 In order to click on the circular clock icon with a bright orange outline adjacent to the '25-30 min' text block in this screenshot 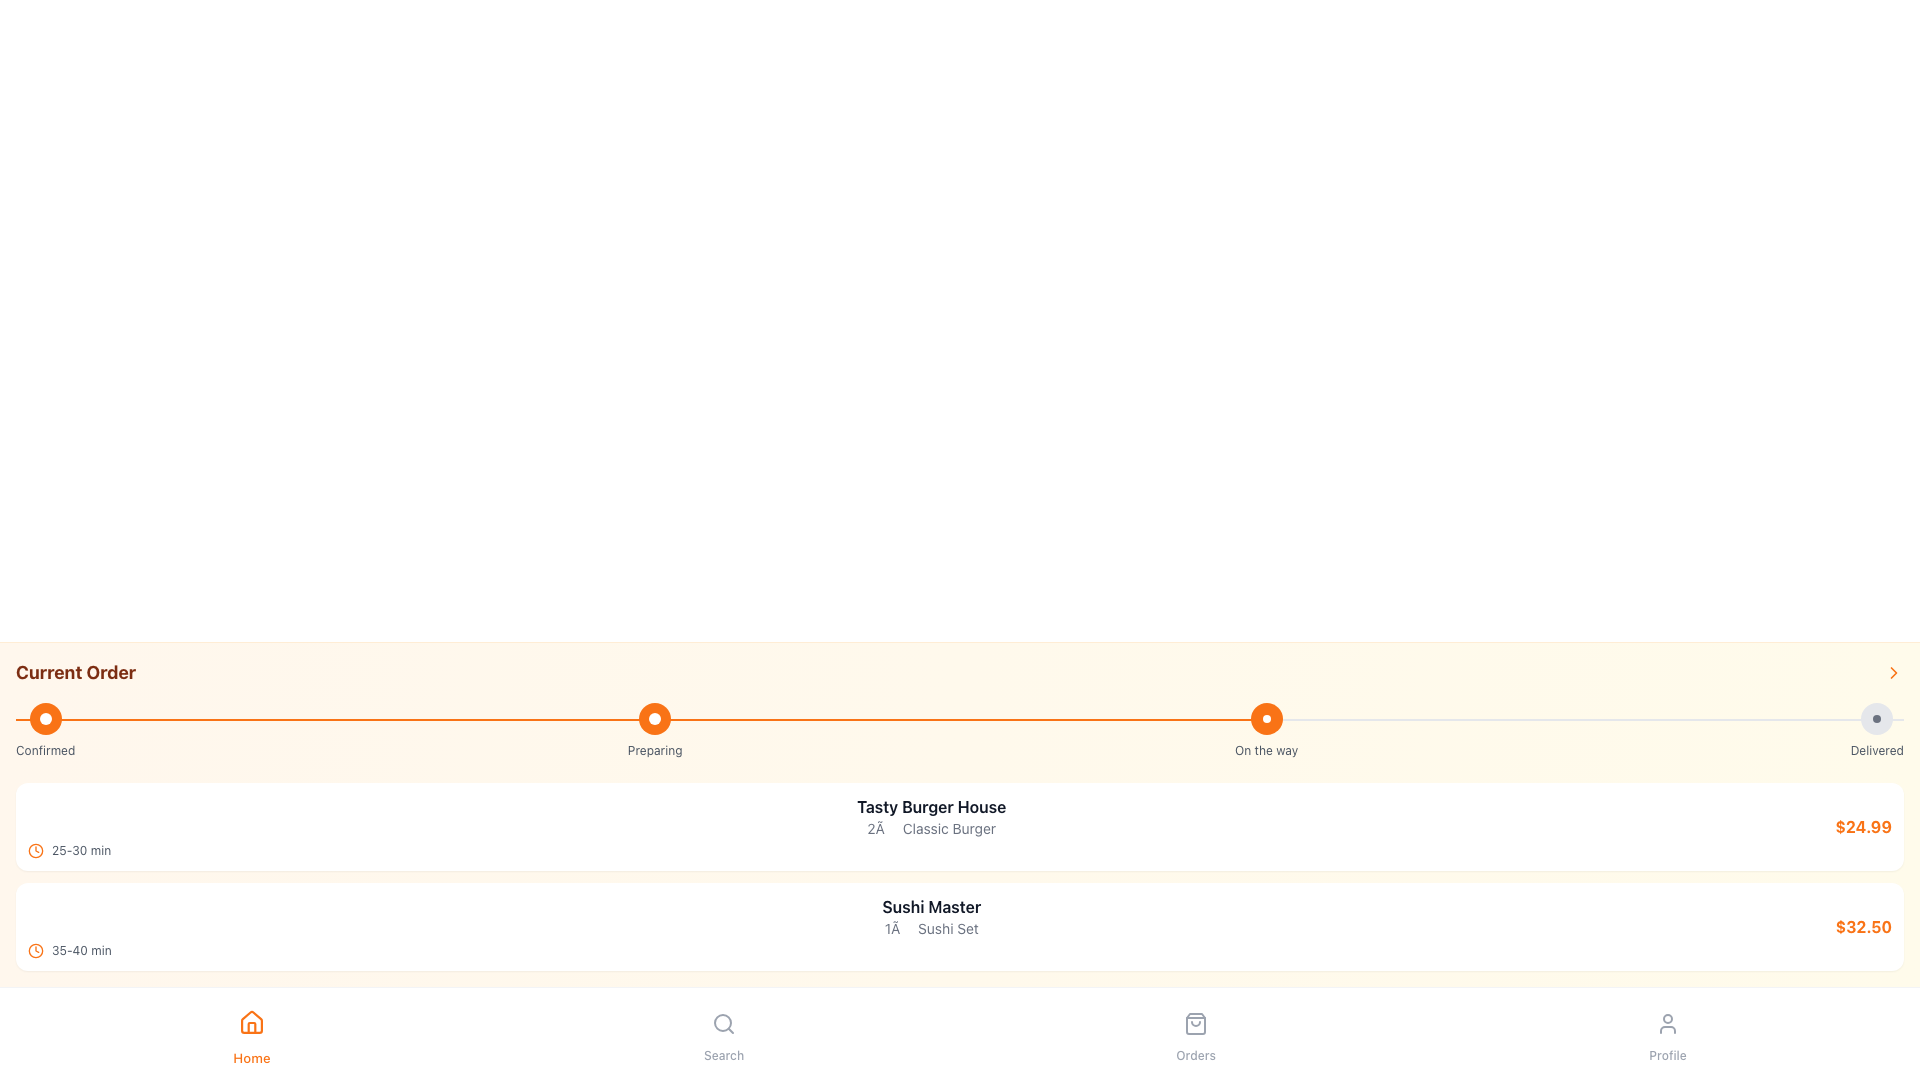, I will do `click(35, 851)`.